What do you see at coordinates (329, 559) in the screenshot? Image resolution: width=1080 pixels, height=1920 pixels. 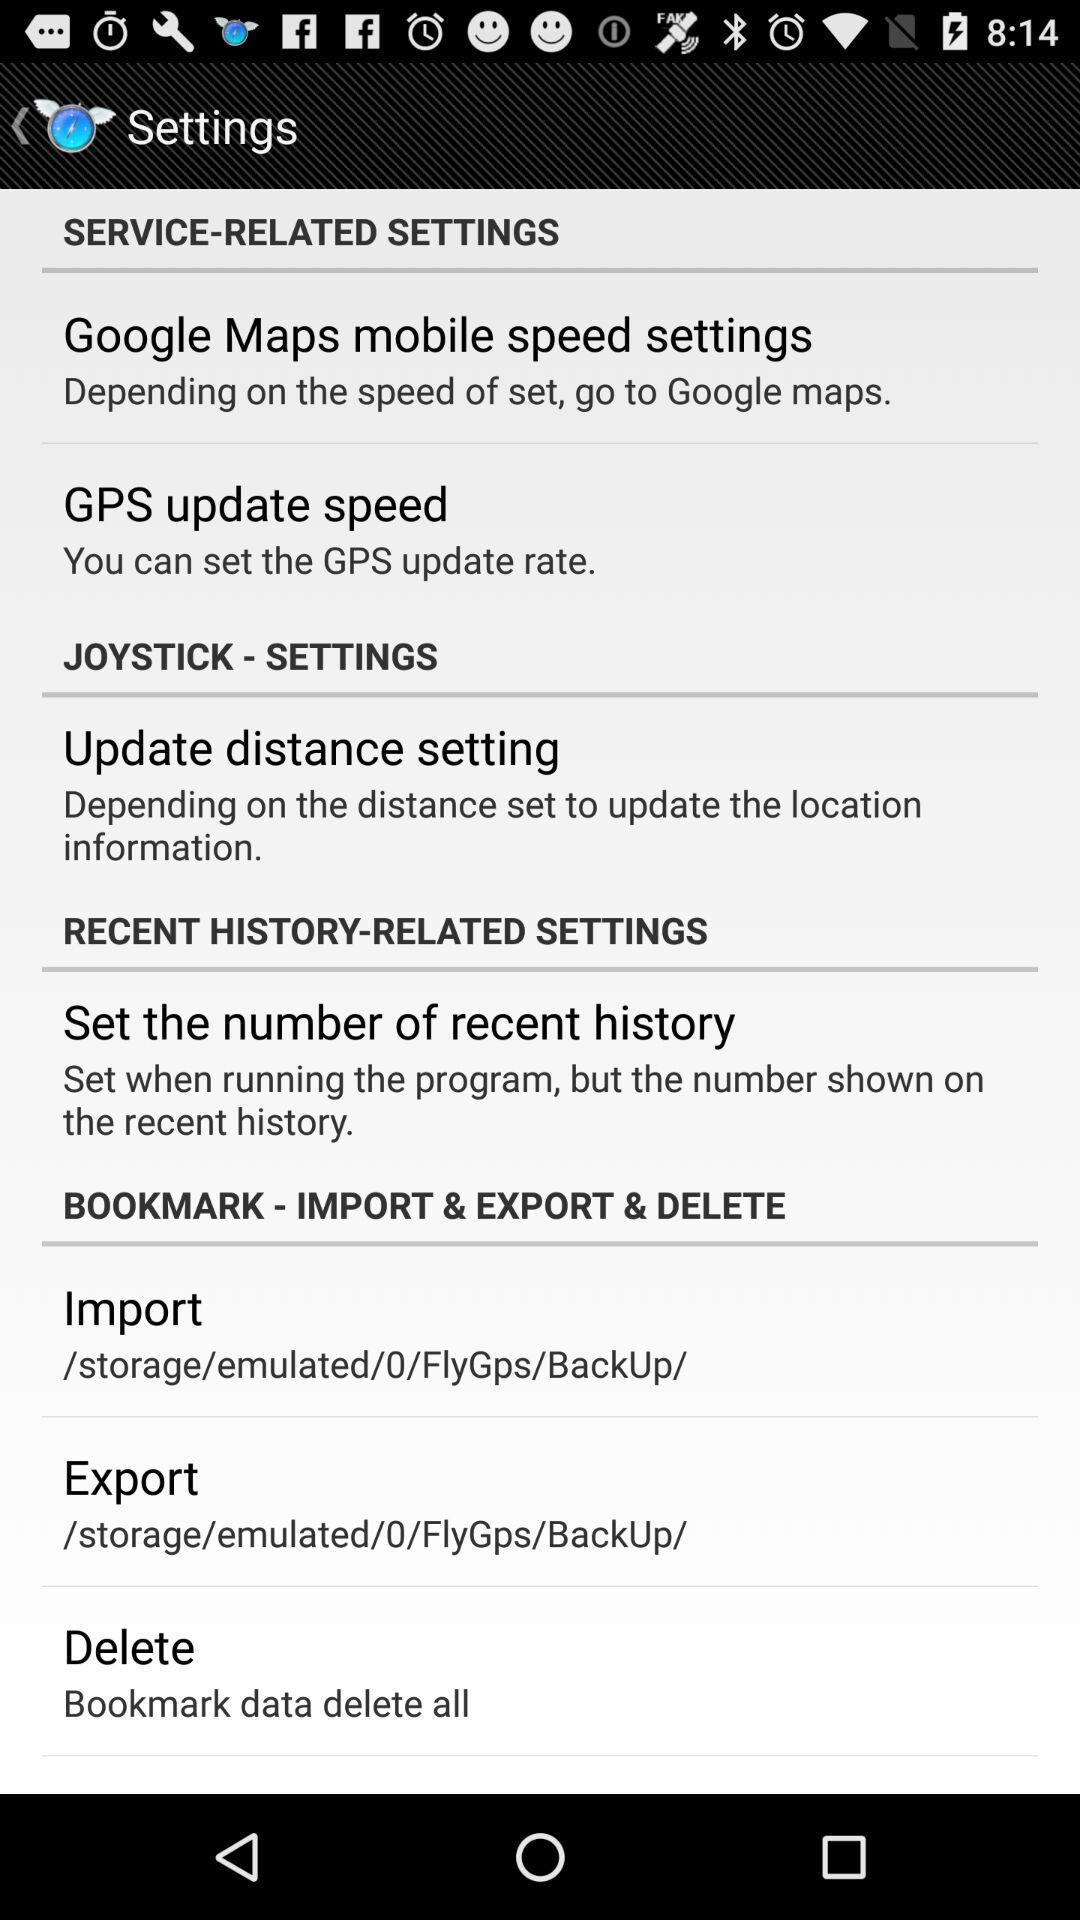 I see `app above the joystick - settings item` at bounding box center [329, 559].